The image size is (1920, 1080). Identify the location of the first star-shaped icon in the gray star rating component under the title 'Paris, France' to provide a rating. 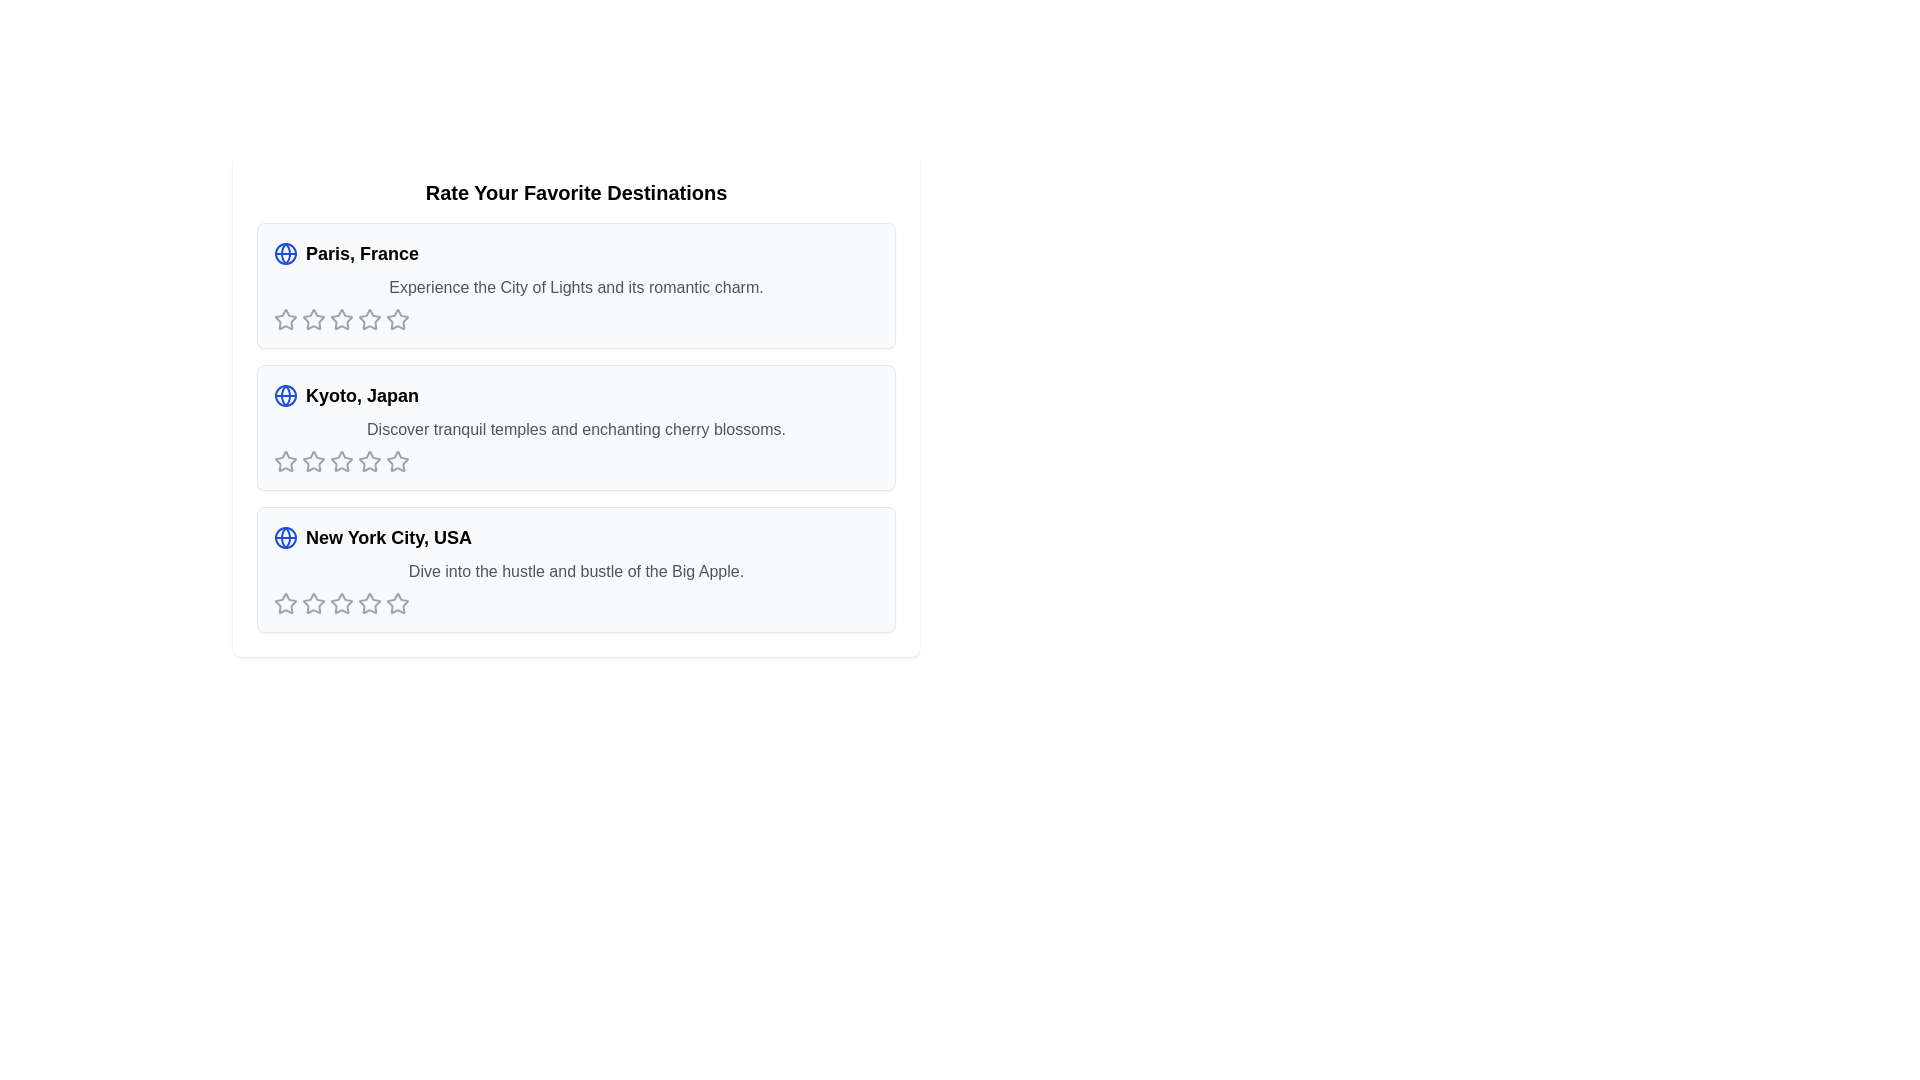
(312, 318).